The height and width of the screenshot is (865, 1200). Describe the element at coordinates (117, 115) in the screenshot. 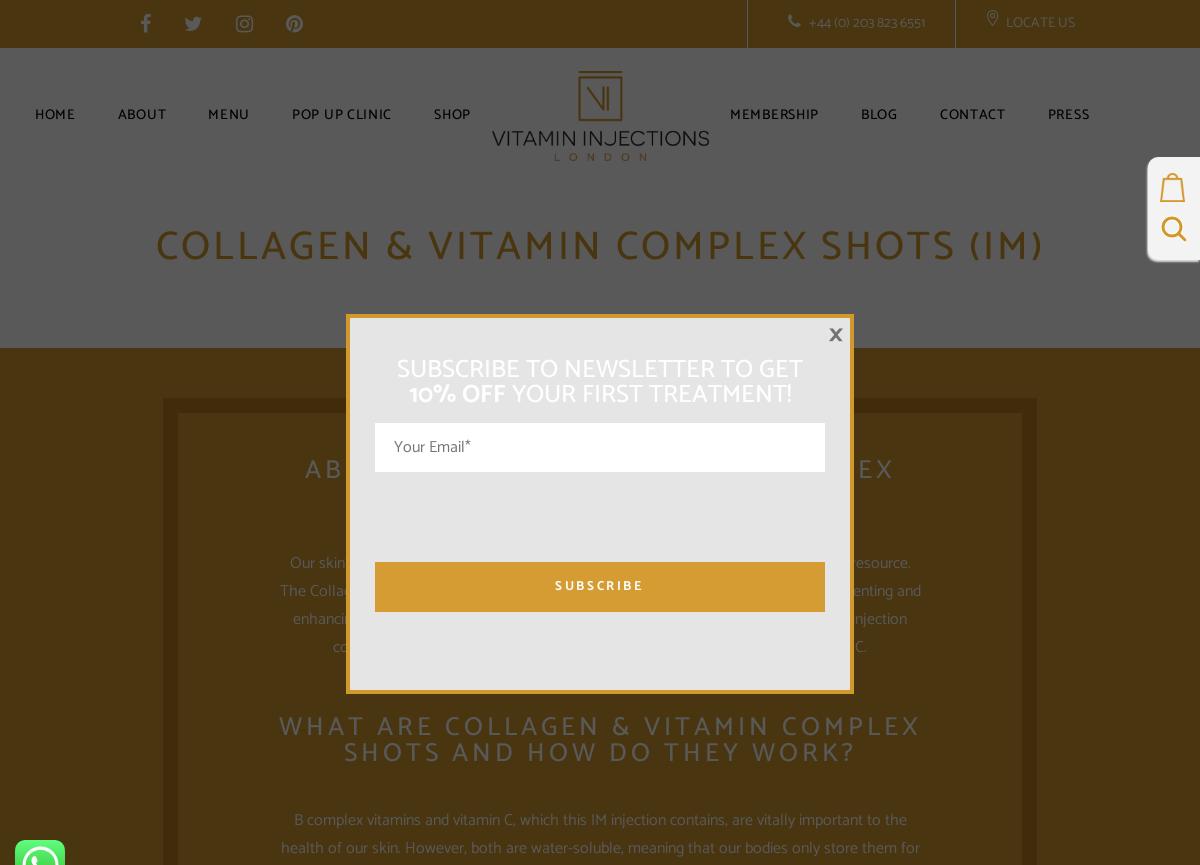

I see `'About'` at that location.